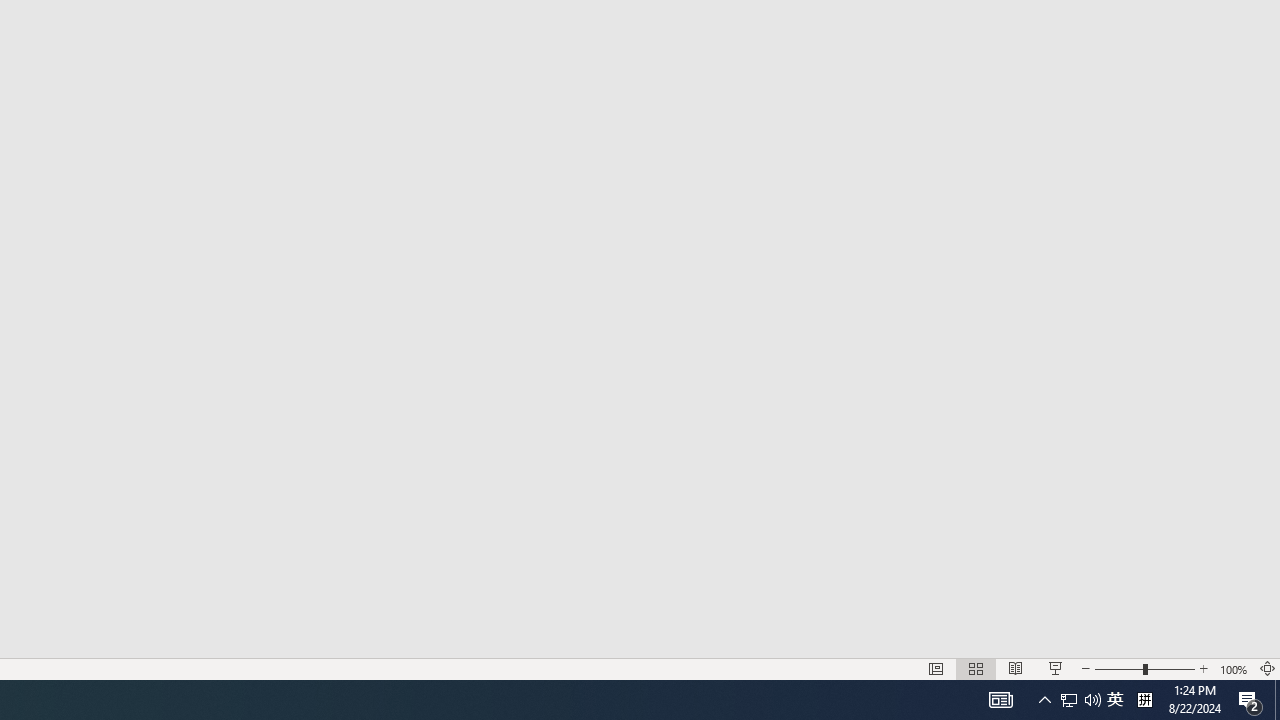 This screenshot has height=720, width=1280. I want to click on 'Notification Chevron', so click(1068, 698).